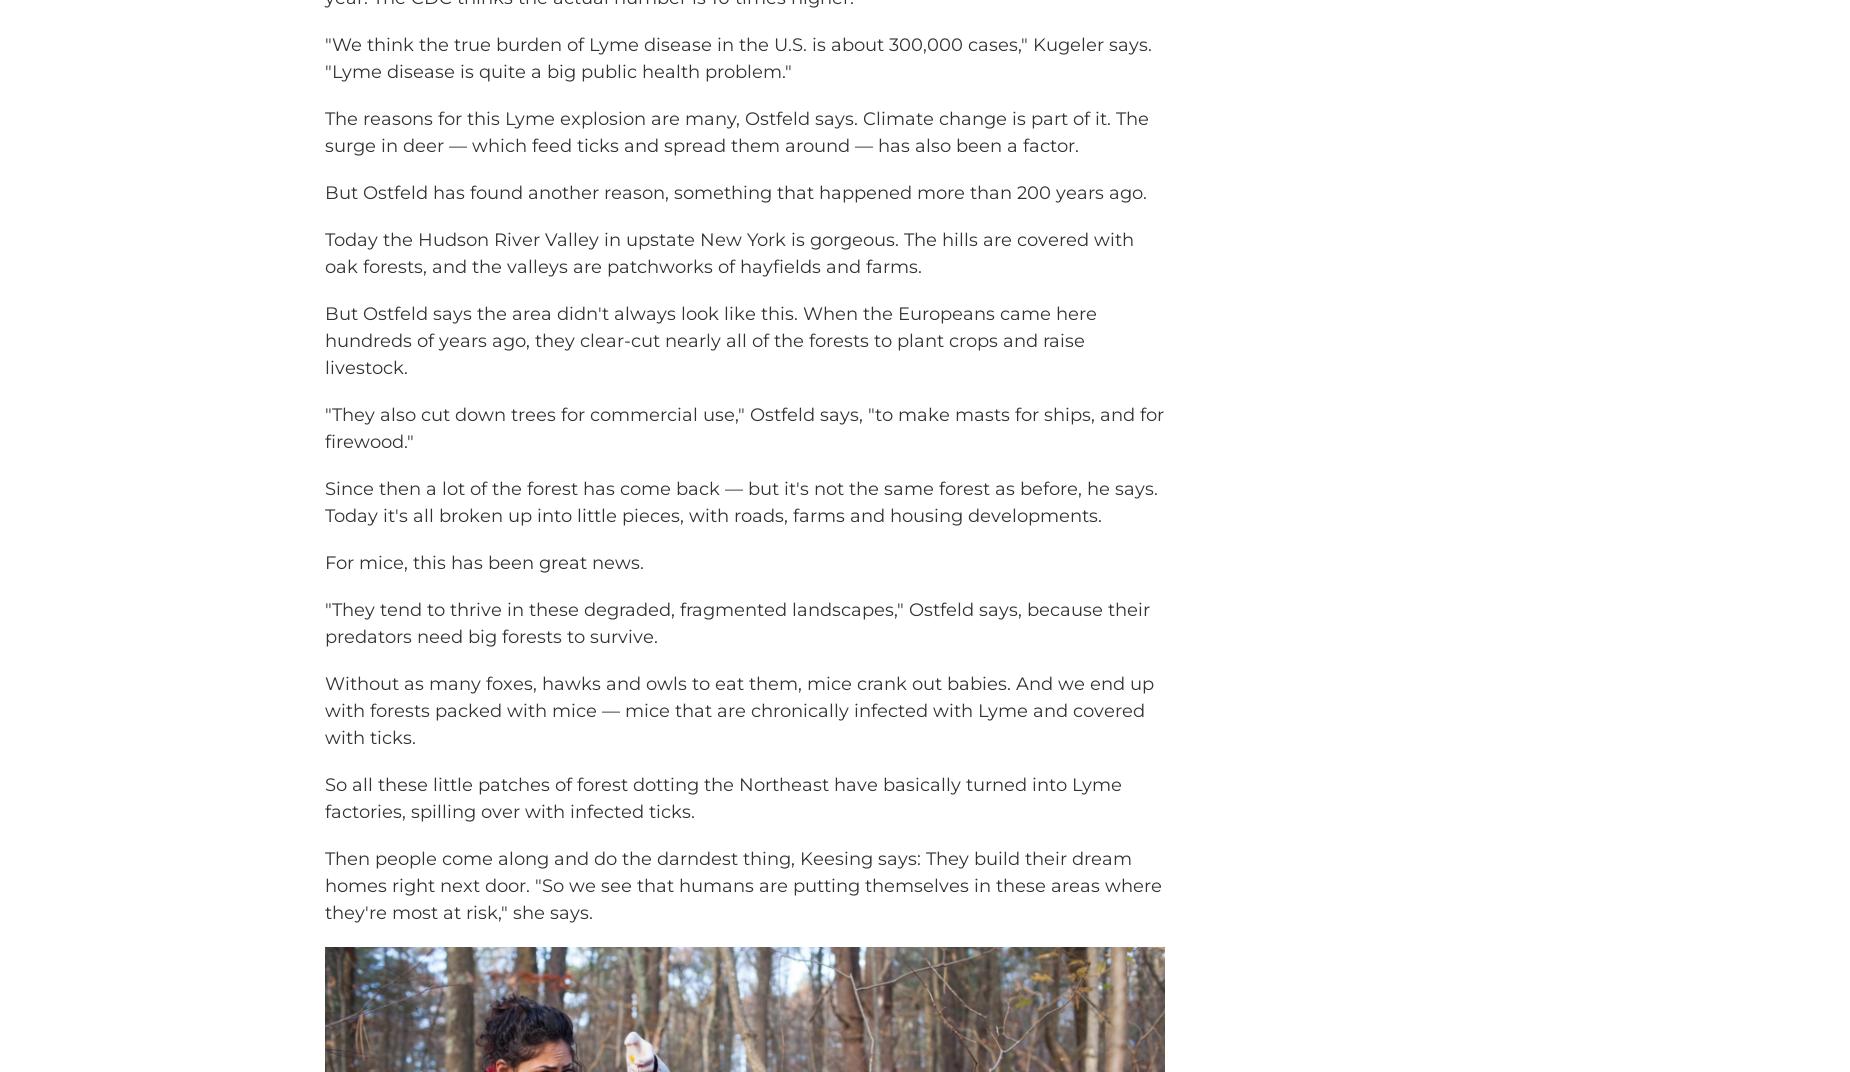 The height and width of the screenshot is (1072, 1850). What do you see at coordinates (737, 160) in the screenshot?
I see `'The reasons for this Lyme explosion are many, Ostfeld says. Climate change is part of it. The surge in deer — which feed ticks and spread them around — has also been a factor.'` at bounding box center [737, 160].